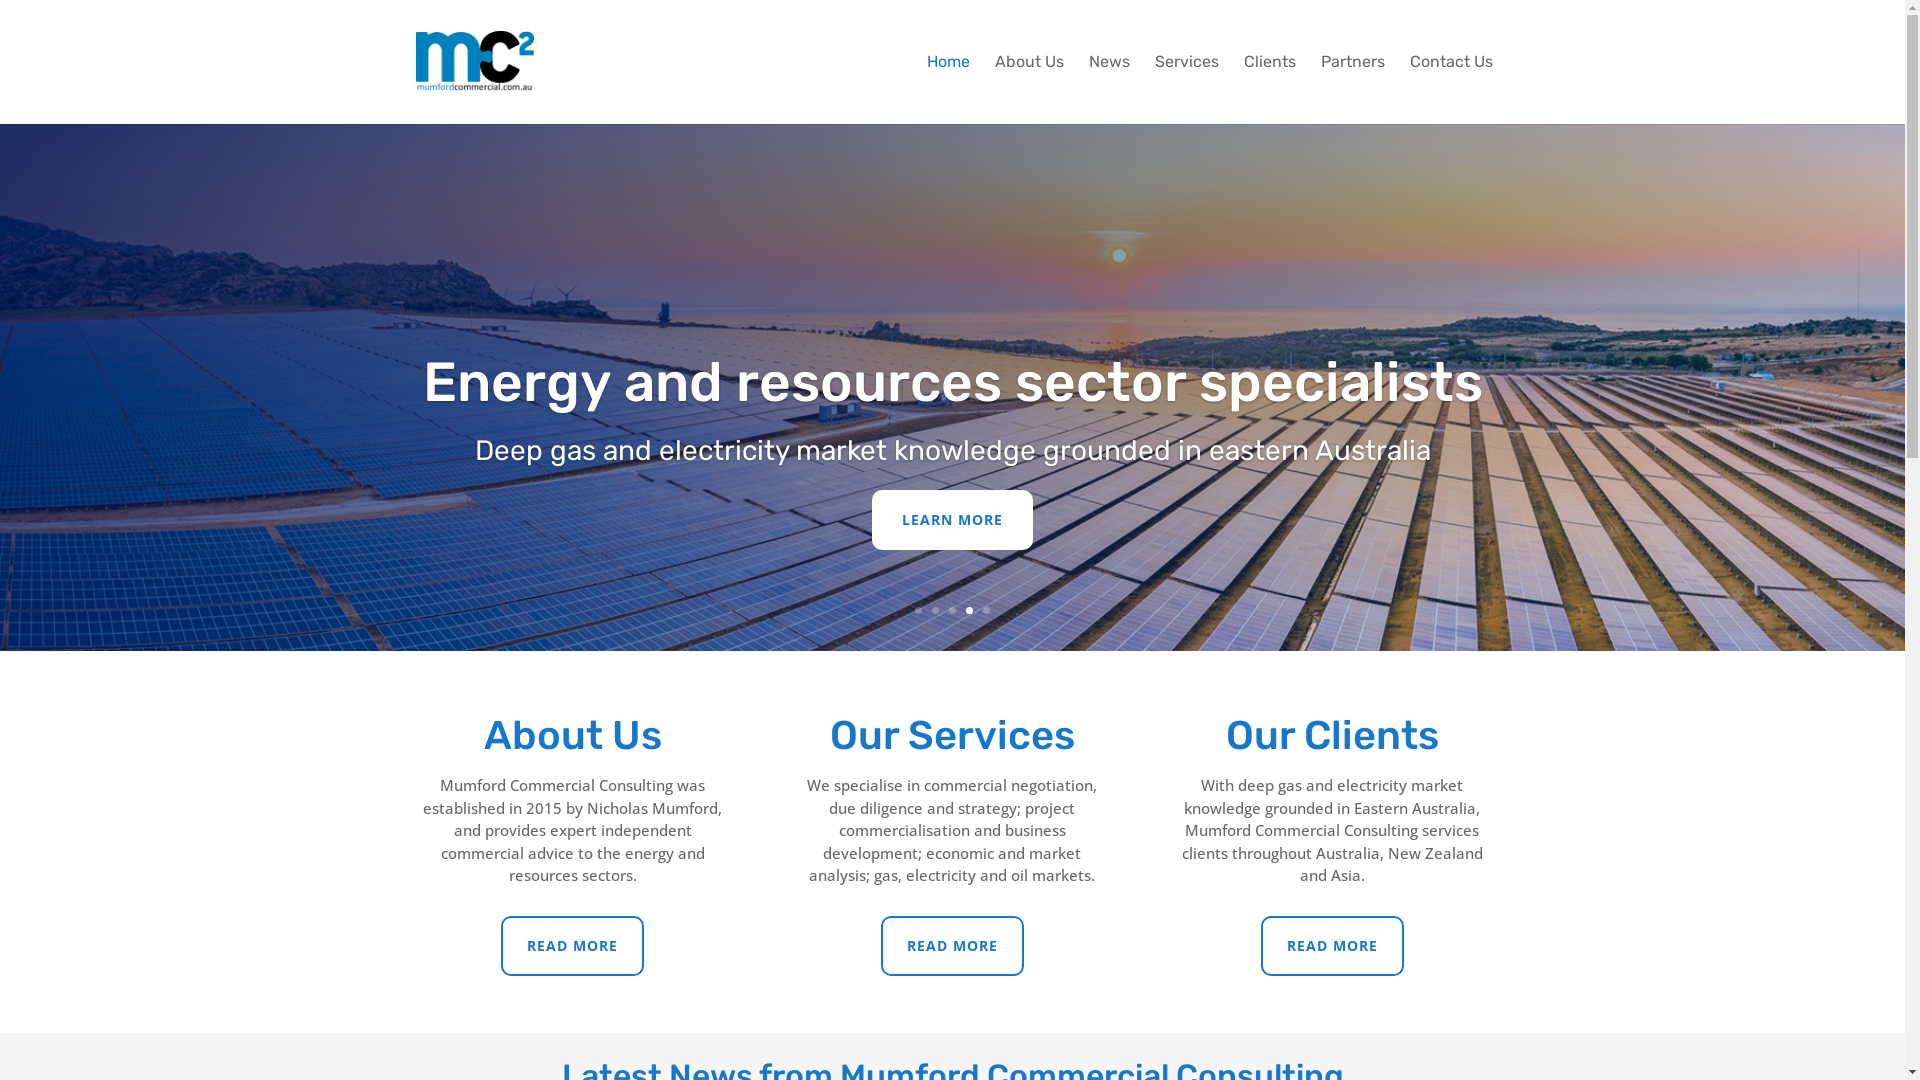 The image size is (1920, 1080). I want to click on 'About Us', so click(1028, 88).